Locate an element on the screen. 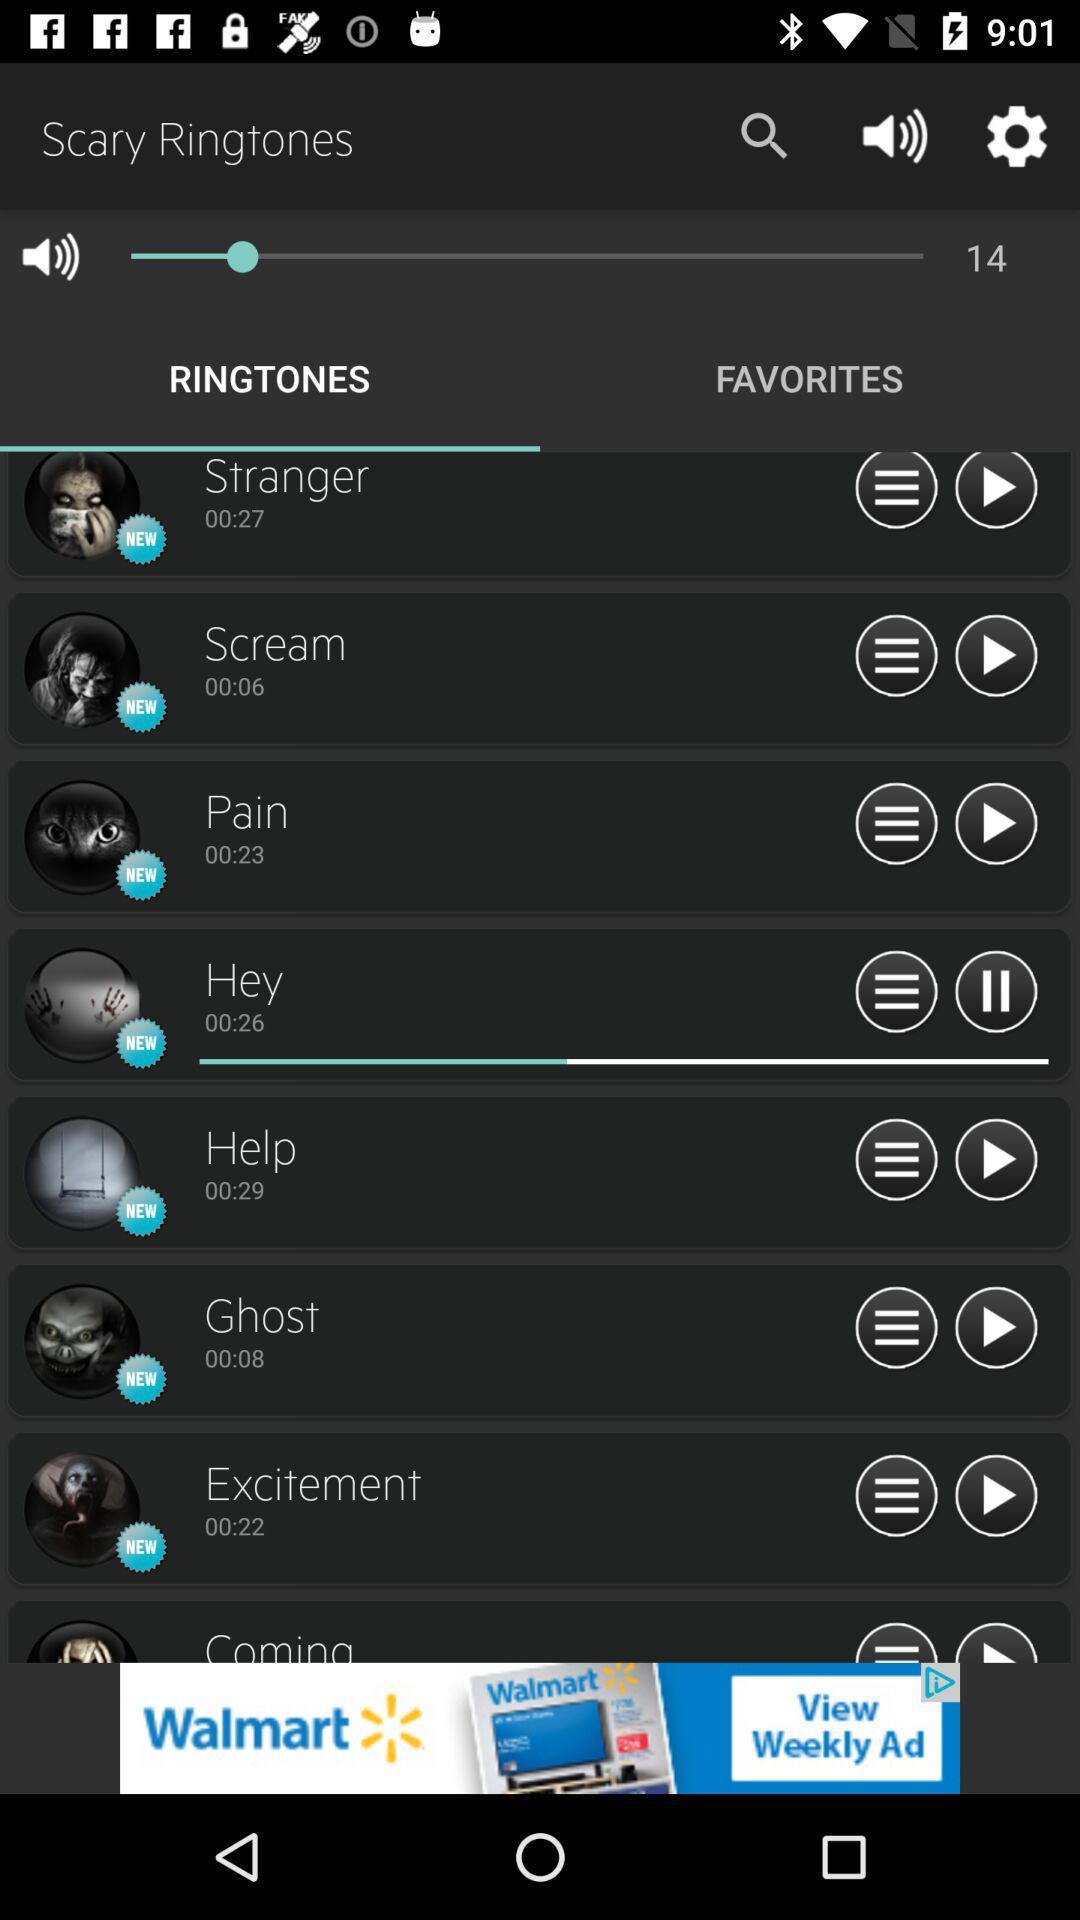  pause button is located at coordinates (995, 993).